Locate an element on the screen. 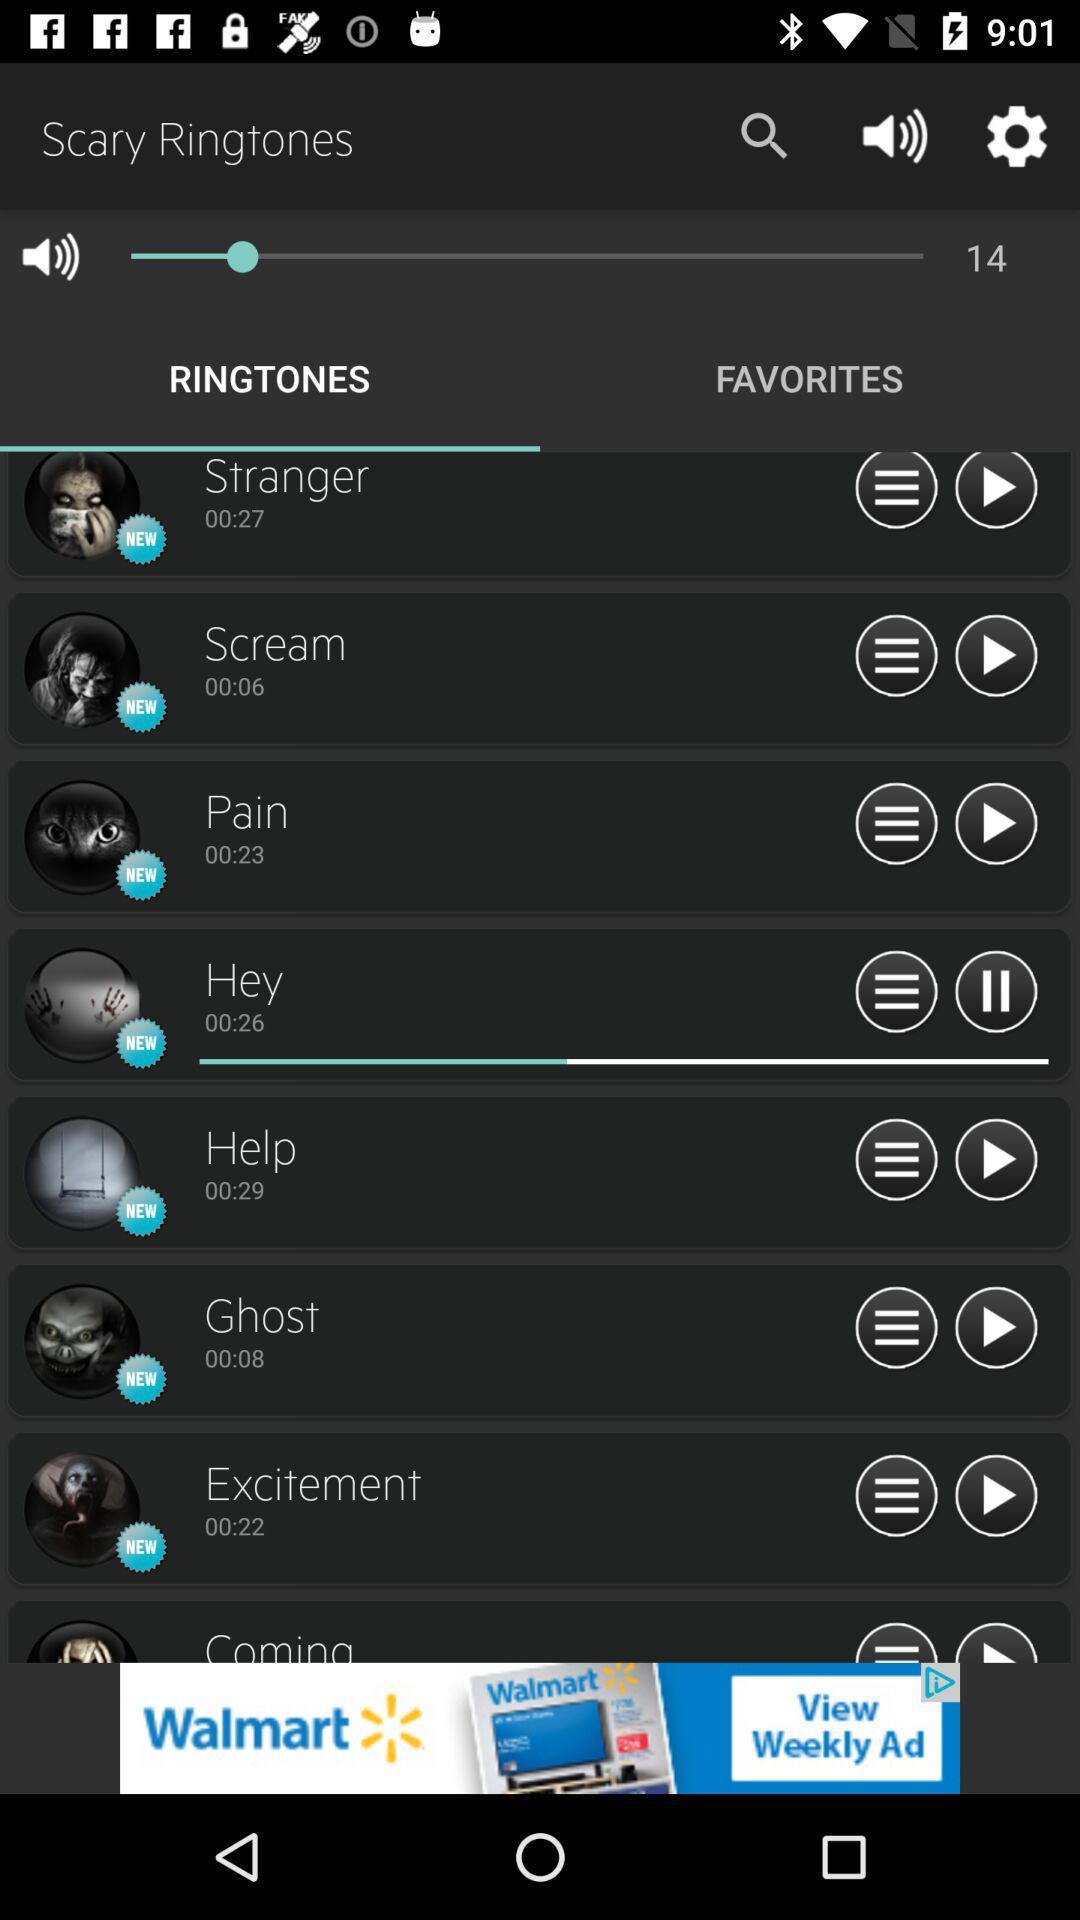  pause button is located at coordinates (995, 993).